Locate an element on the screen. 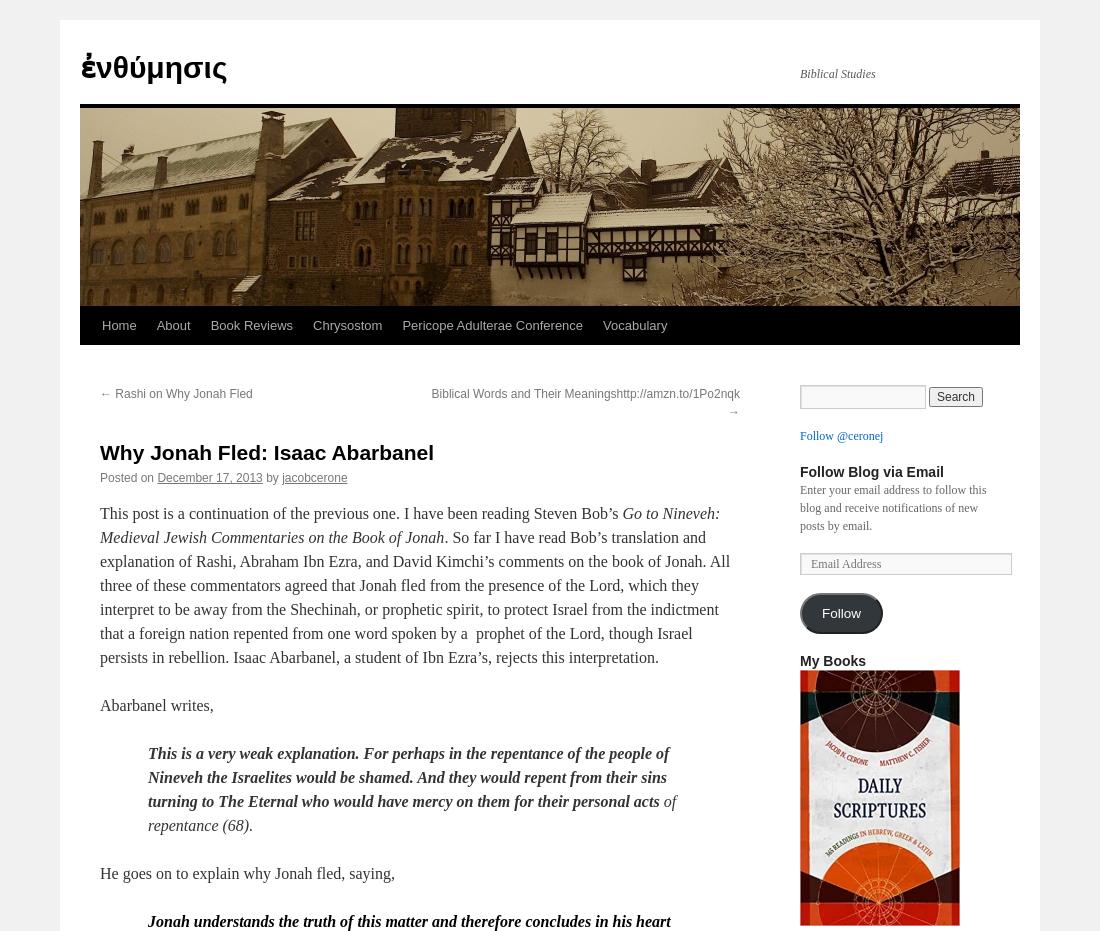 The height and width of the screenshot is (931, 1100). 'December 17, 2013' is located at coordinates (209, 477).